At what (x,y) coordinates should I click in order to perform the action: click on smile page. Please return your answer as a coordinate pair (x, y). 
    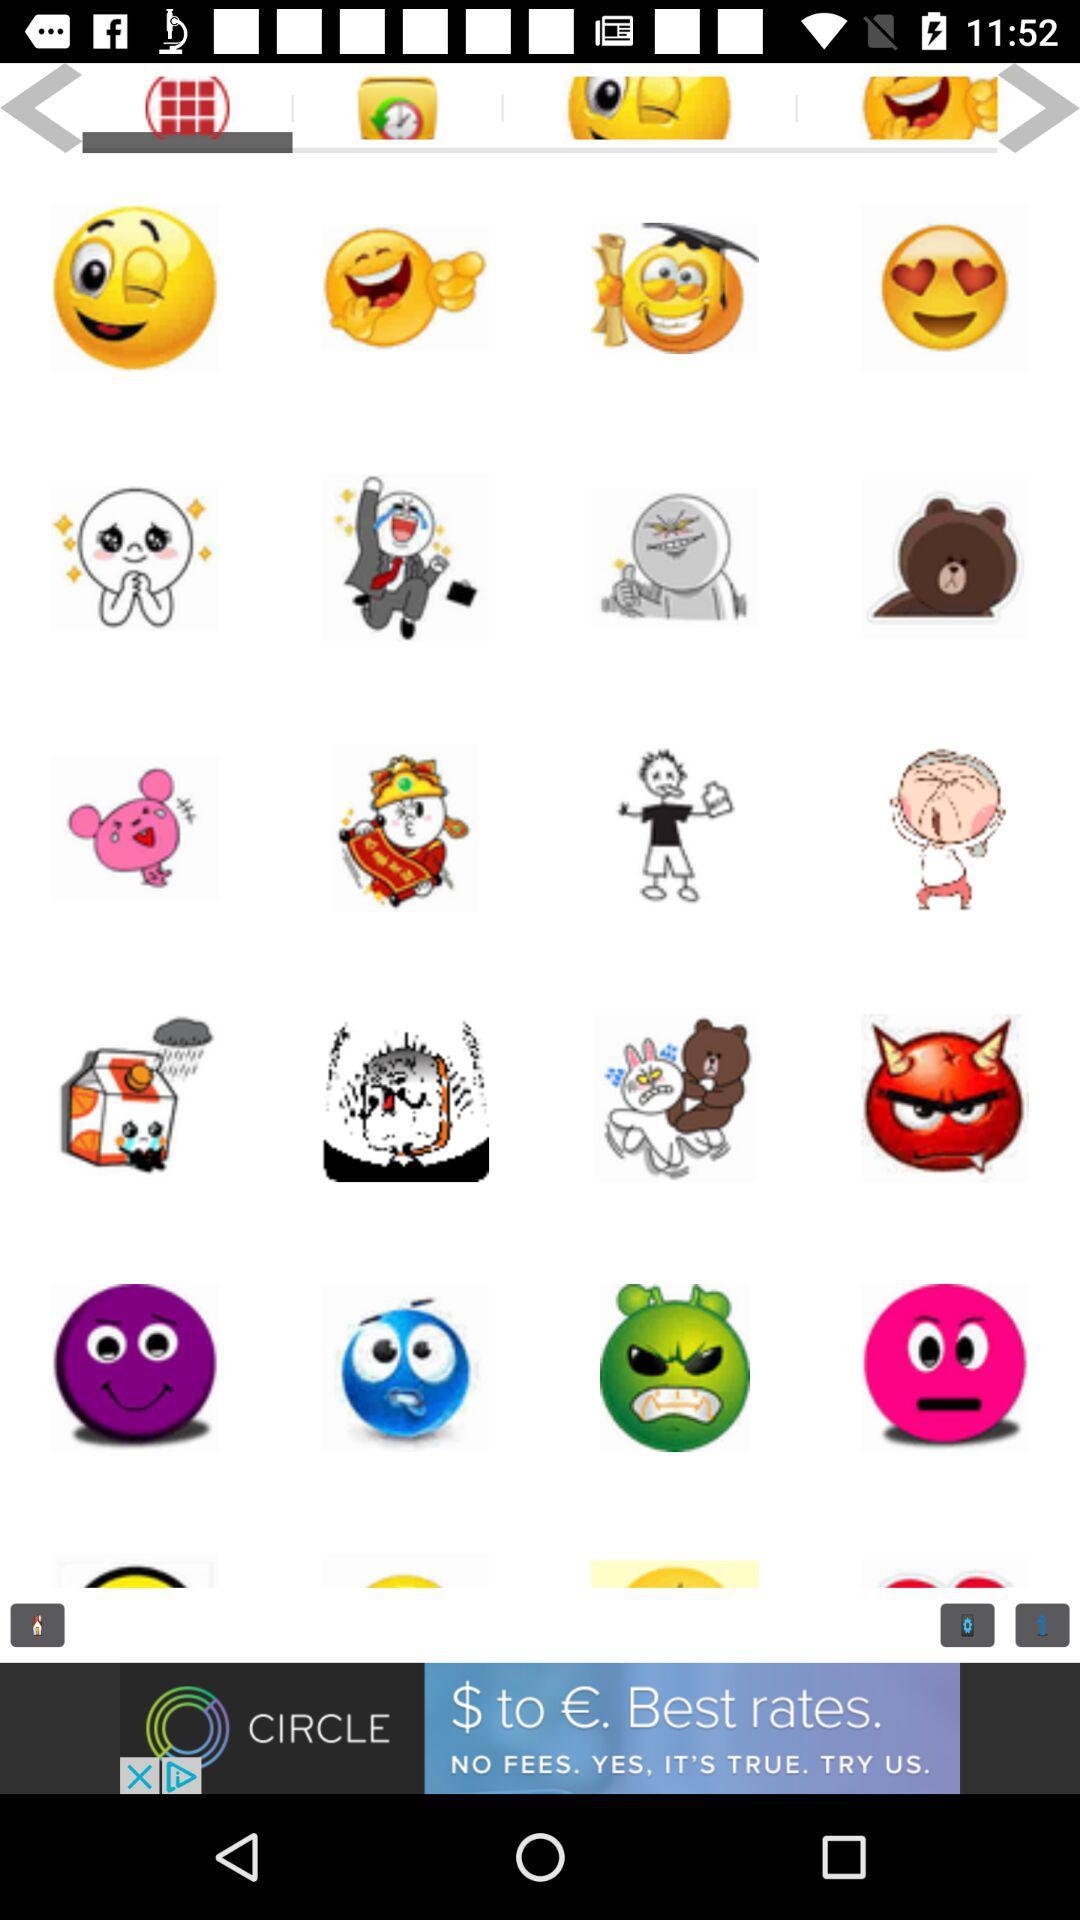
    Looking at the image, I should click on (945, 1367).